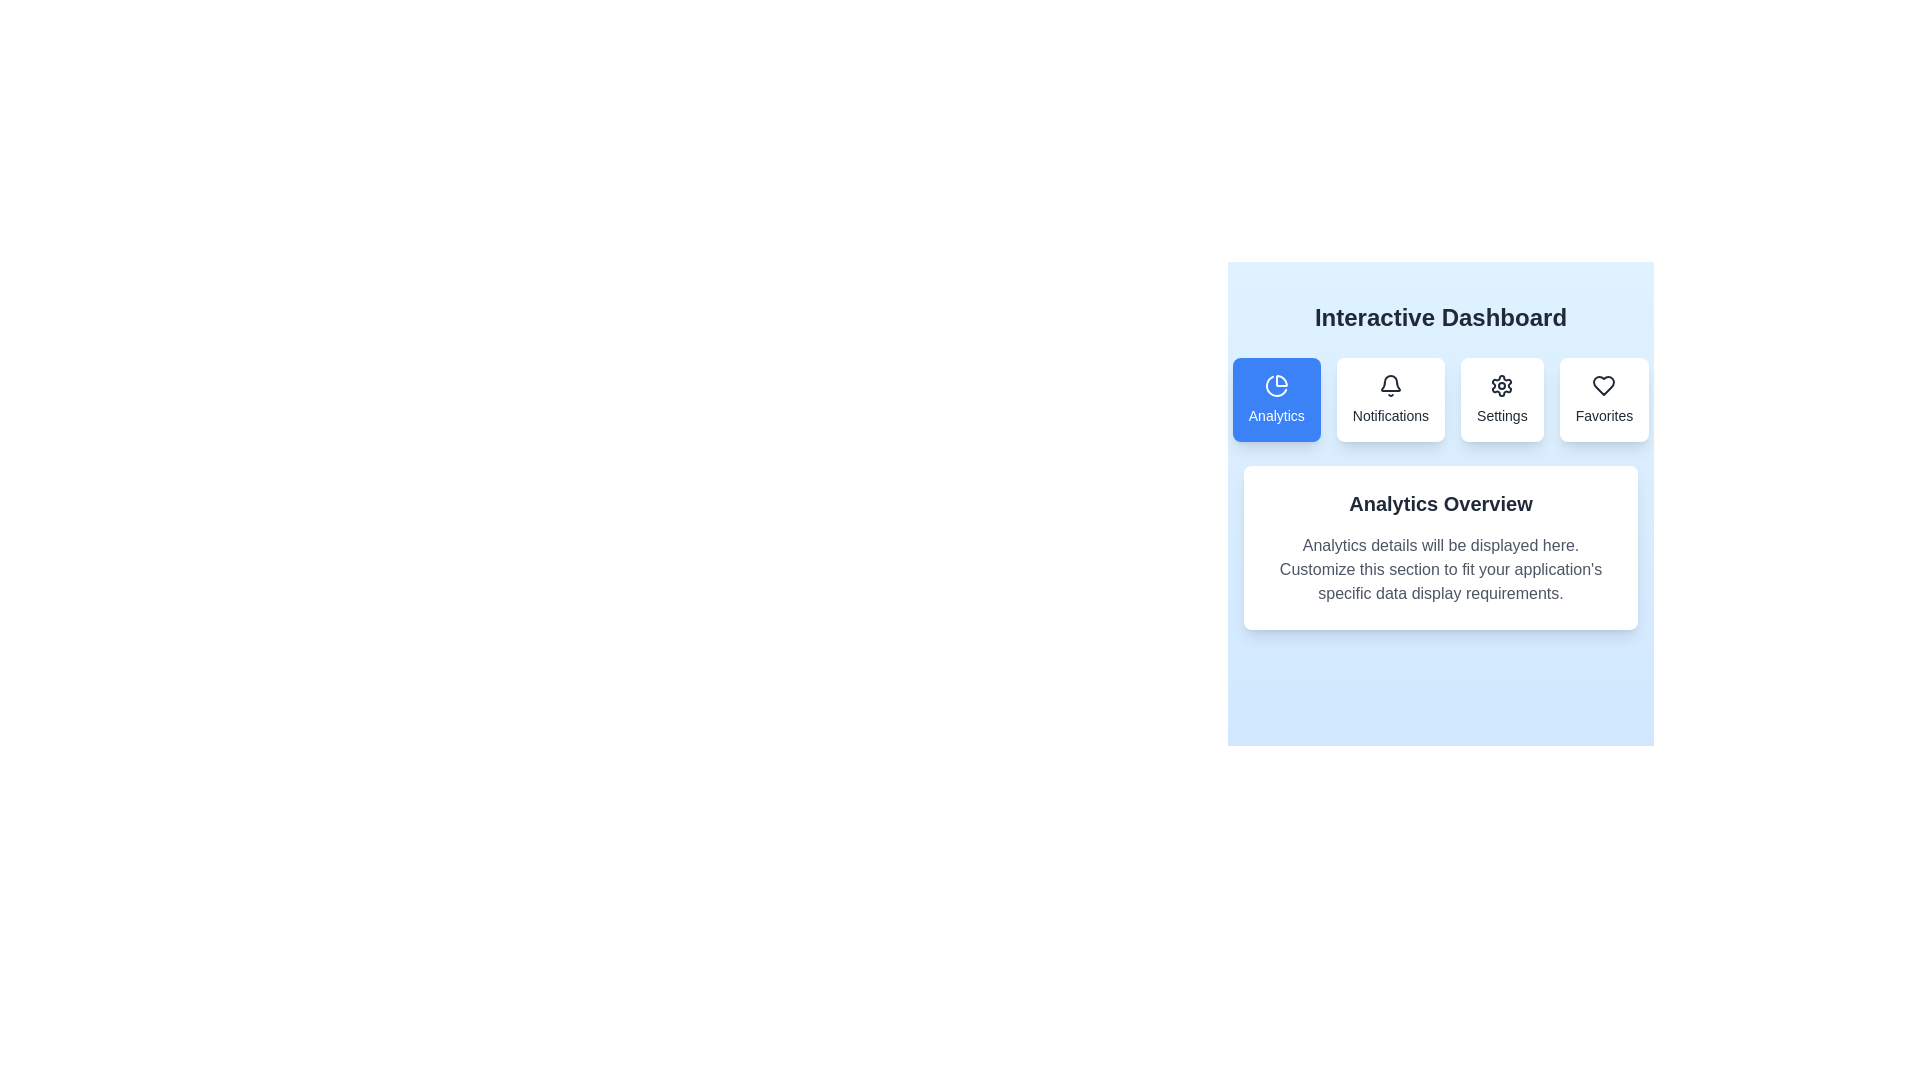 This screenshot has height=1080, width=1920. What do you see at coordinates (1604, 415) in the screenshot?
I see `text label for the 'Favorites' button located beneath the heart icon, which is the last button in a horizontal row of buttons` at bounding box center [1604, 415].